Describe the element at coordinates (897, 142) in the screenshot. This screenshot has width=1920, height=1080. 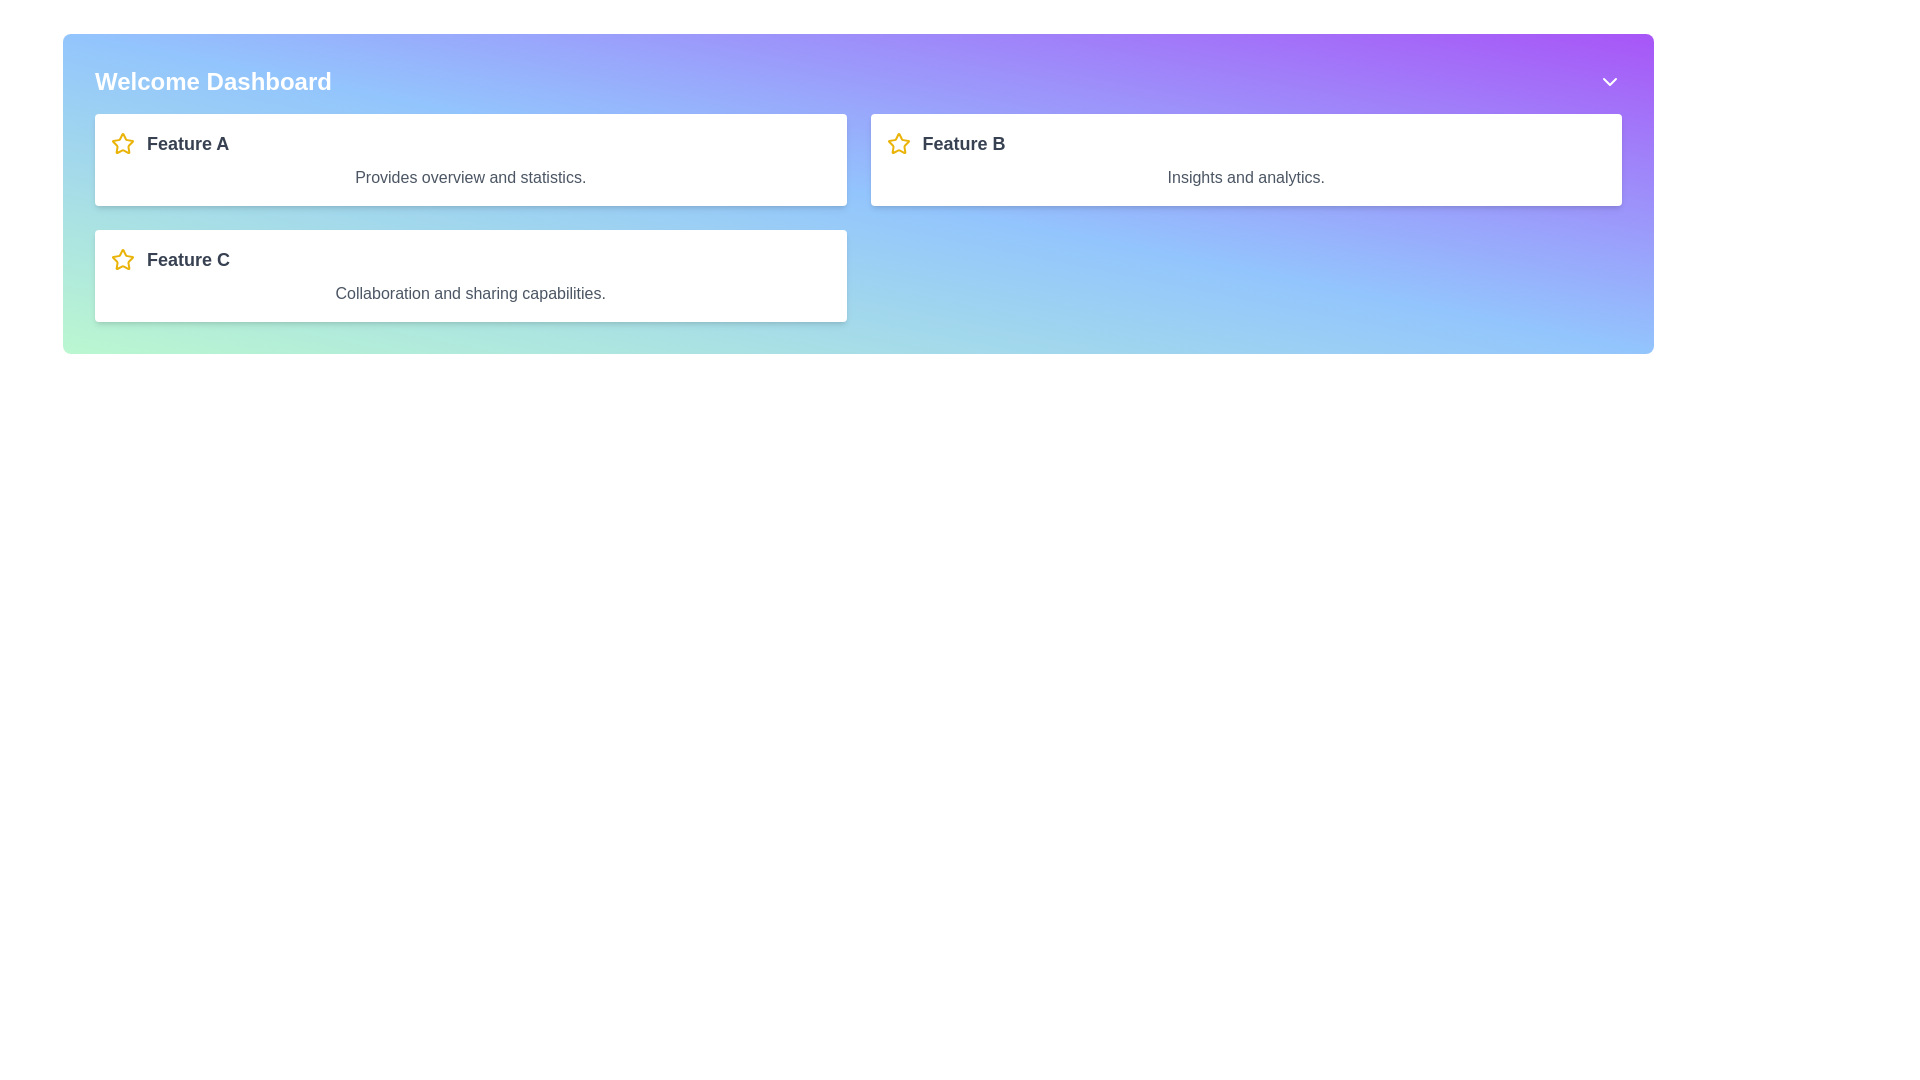
I see `the icon located at the top-right corner of the 'Feature B' card, which serves as a visual indicator for favorites or ratings` at that location.